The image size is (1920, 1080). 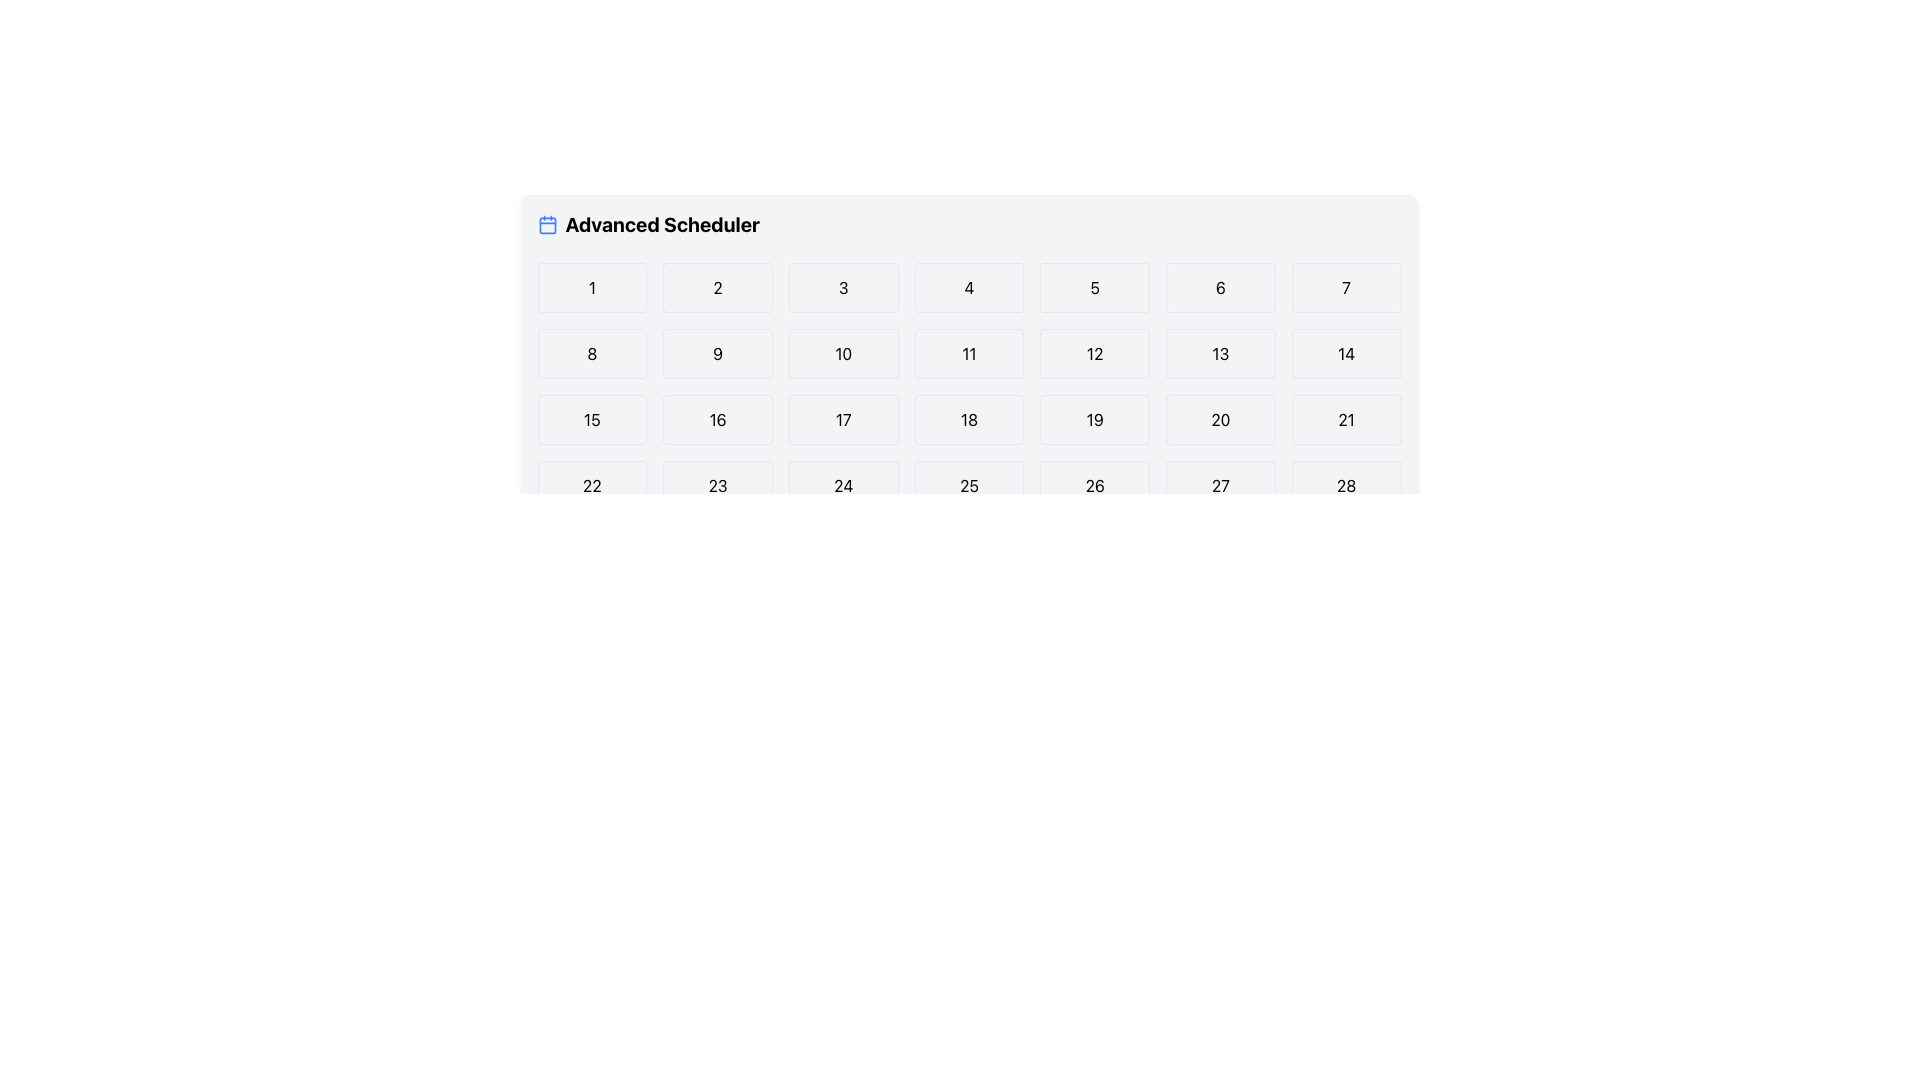 What do you see at coordinates (1094, 353) in the screenshot?
I see `the rectangular button with a light background and the digit '12' centered within it` at bounding box center [1094, 353].